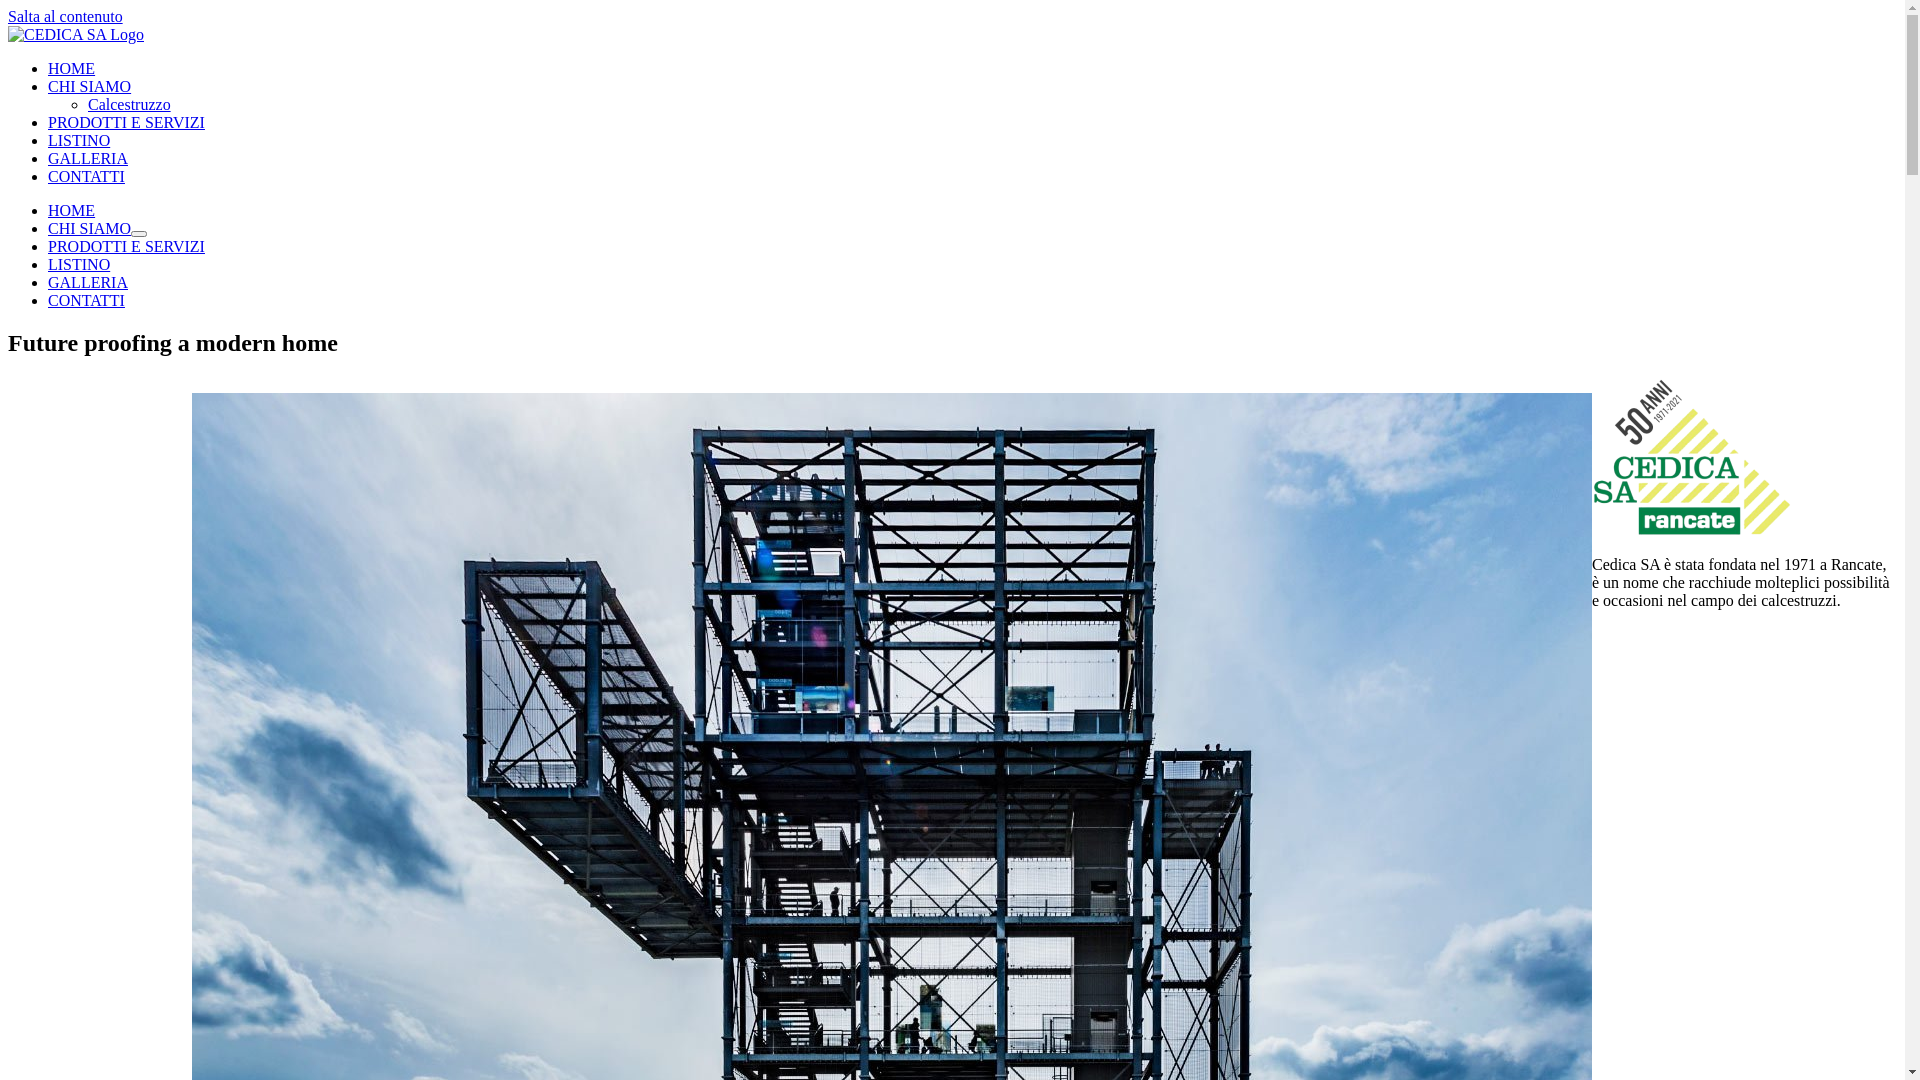 This screenshot has width=1920, height=1080. Describe the element at coordinates (78, 139) in the screenshot. I see `'LISTINO'` at that location.